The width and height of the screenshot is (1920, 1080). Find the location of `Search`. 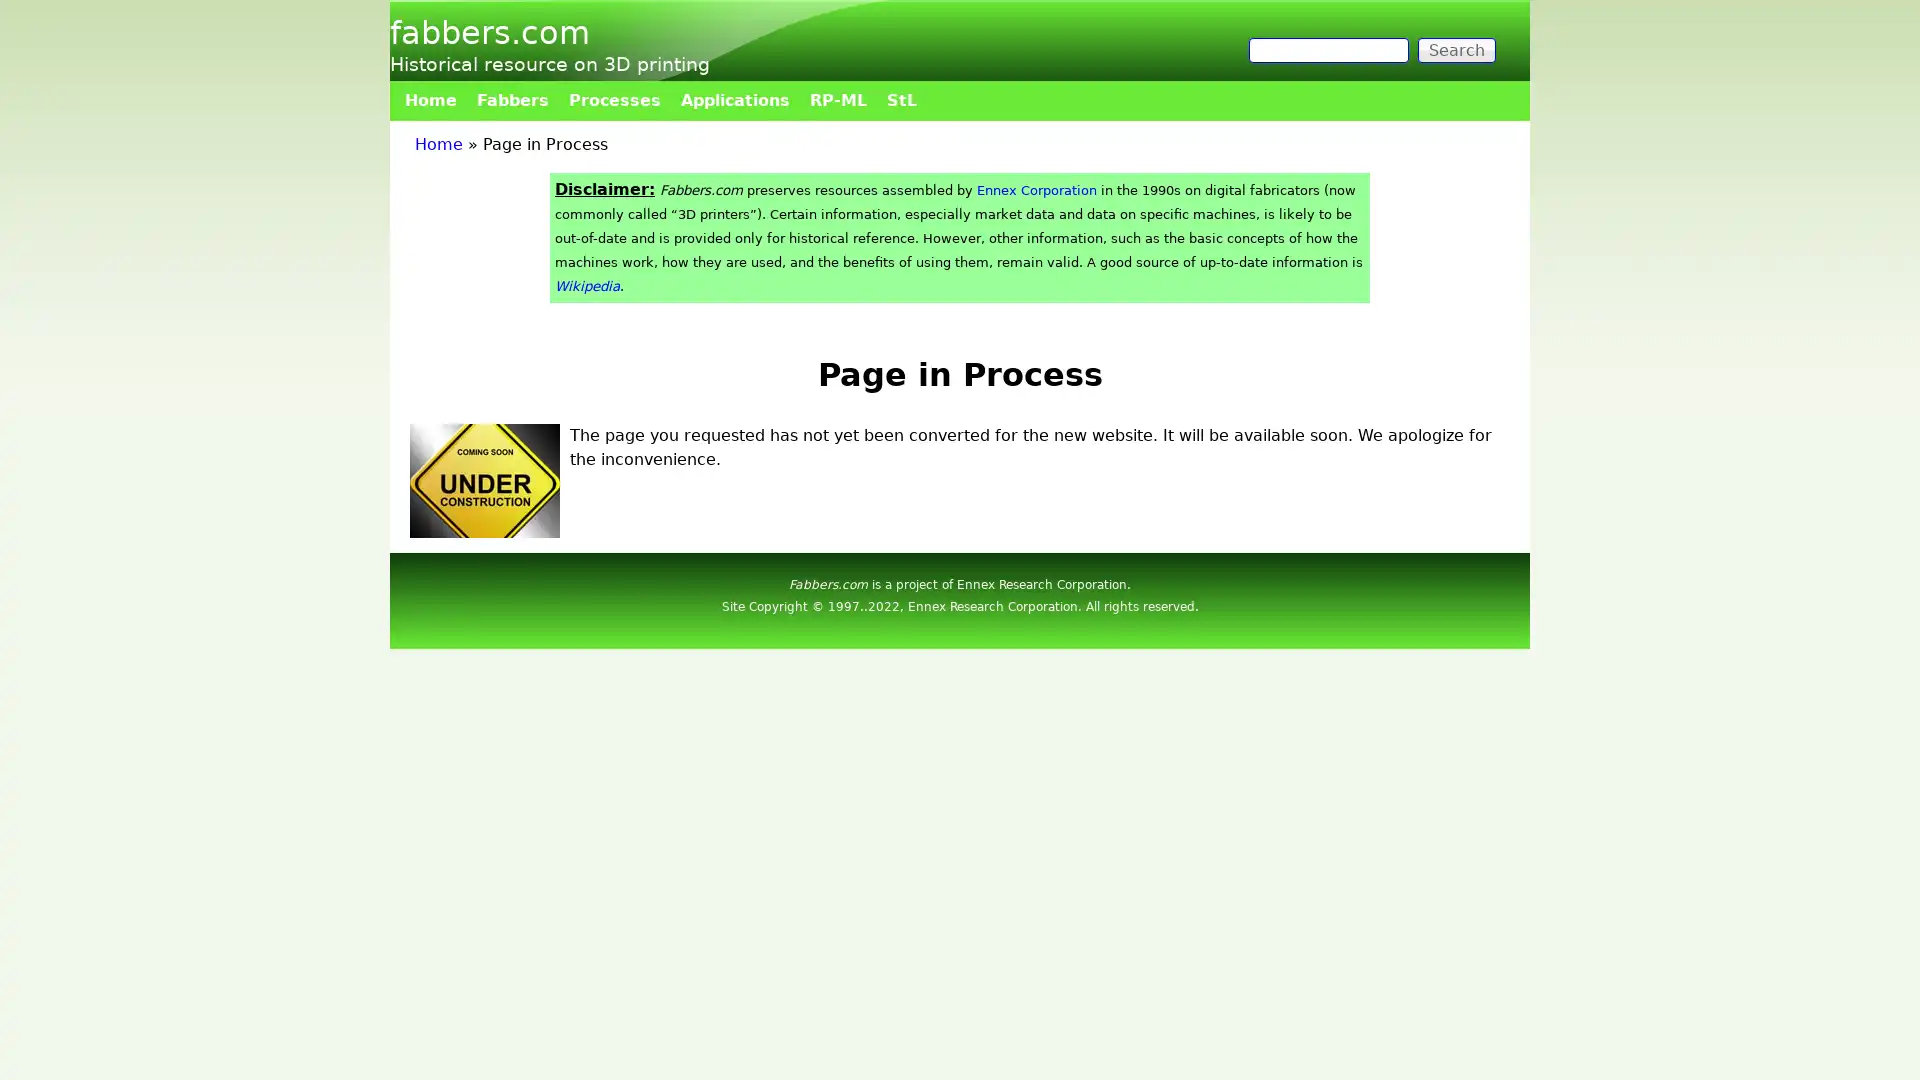

Search is located at coordinates (1457, 49).